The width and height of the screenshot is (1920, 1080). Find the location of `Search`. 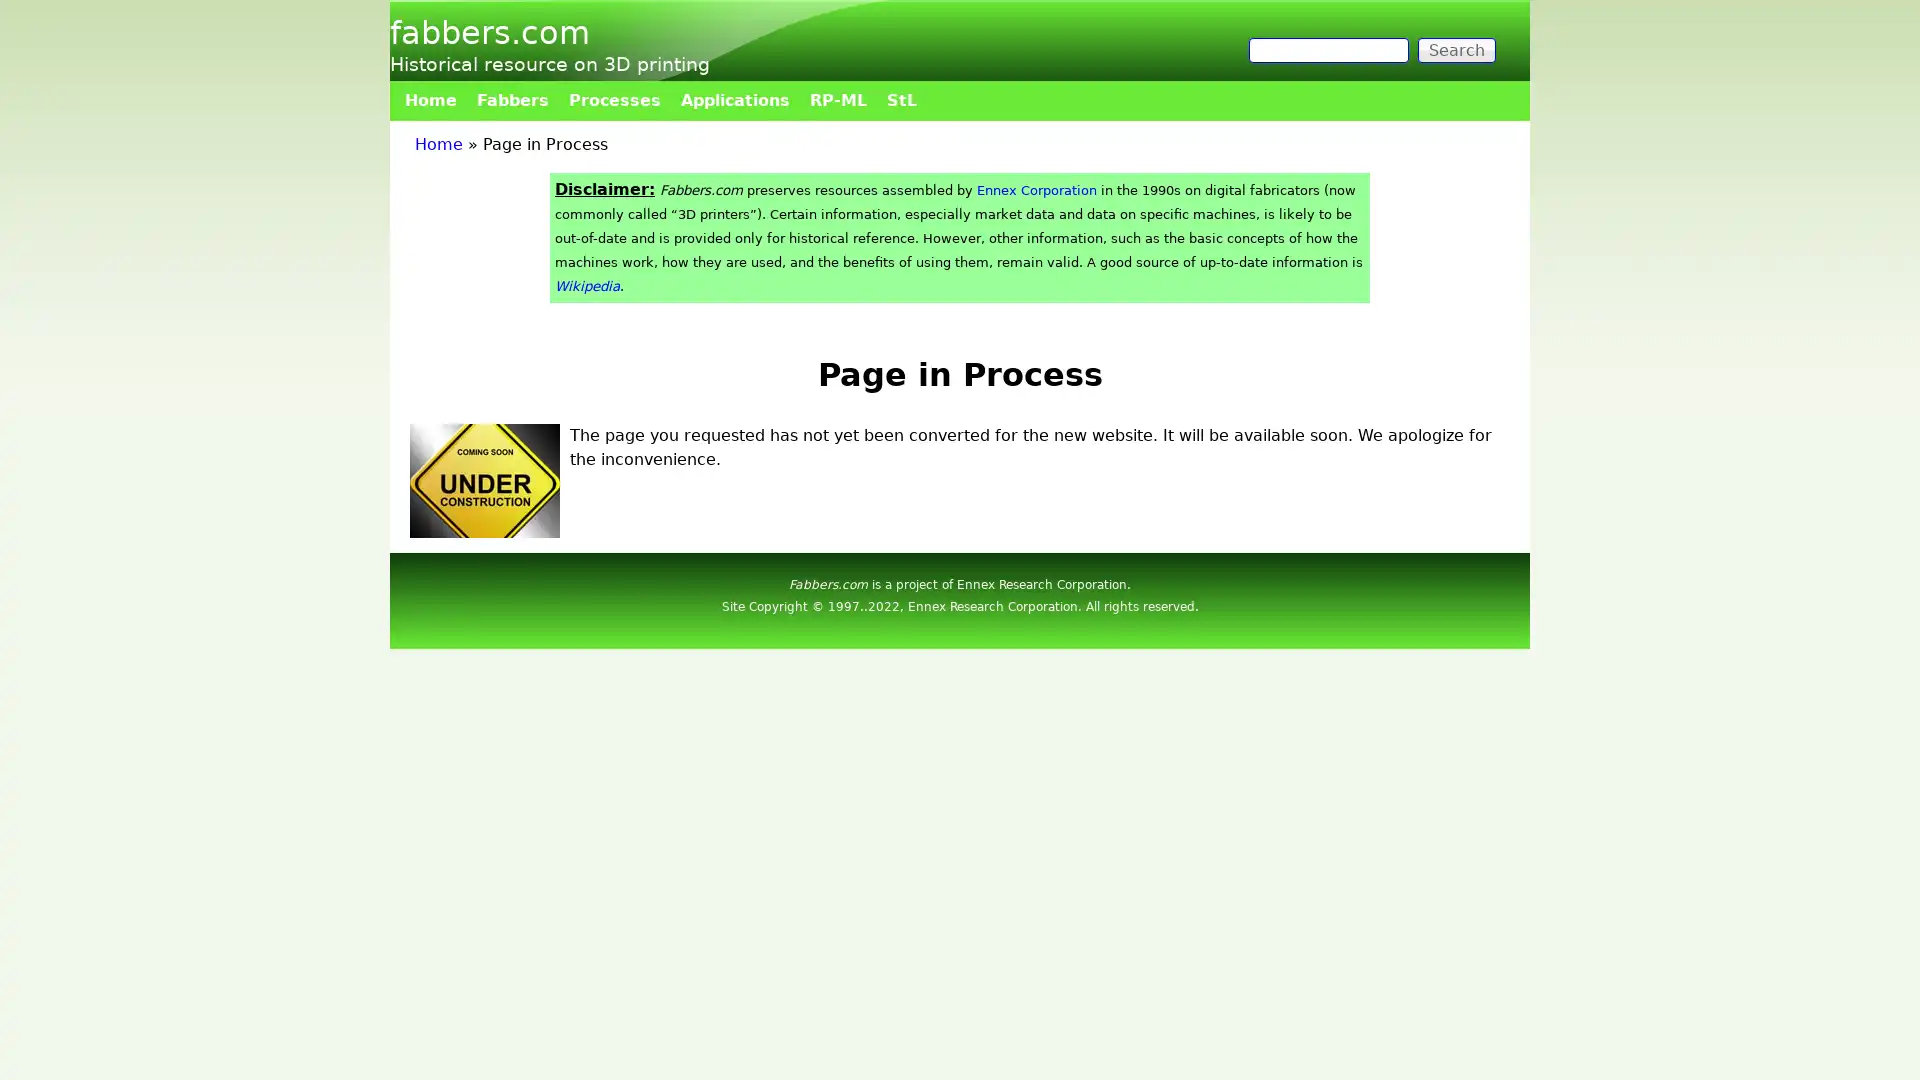

Search is located at coordinates (1457, 49).